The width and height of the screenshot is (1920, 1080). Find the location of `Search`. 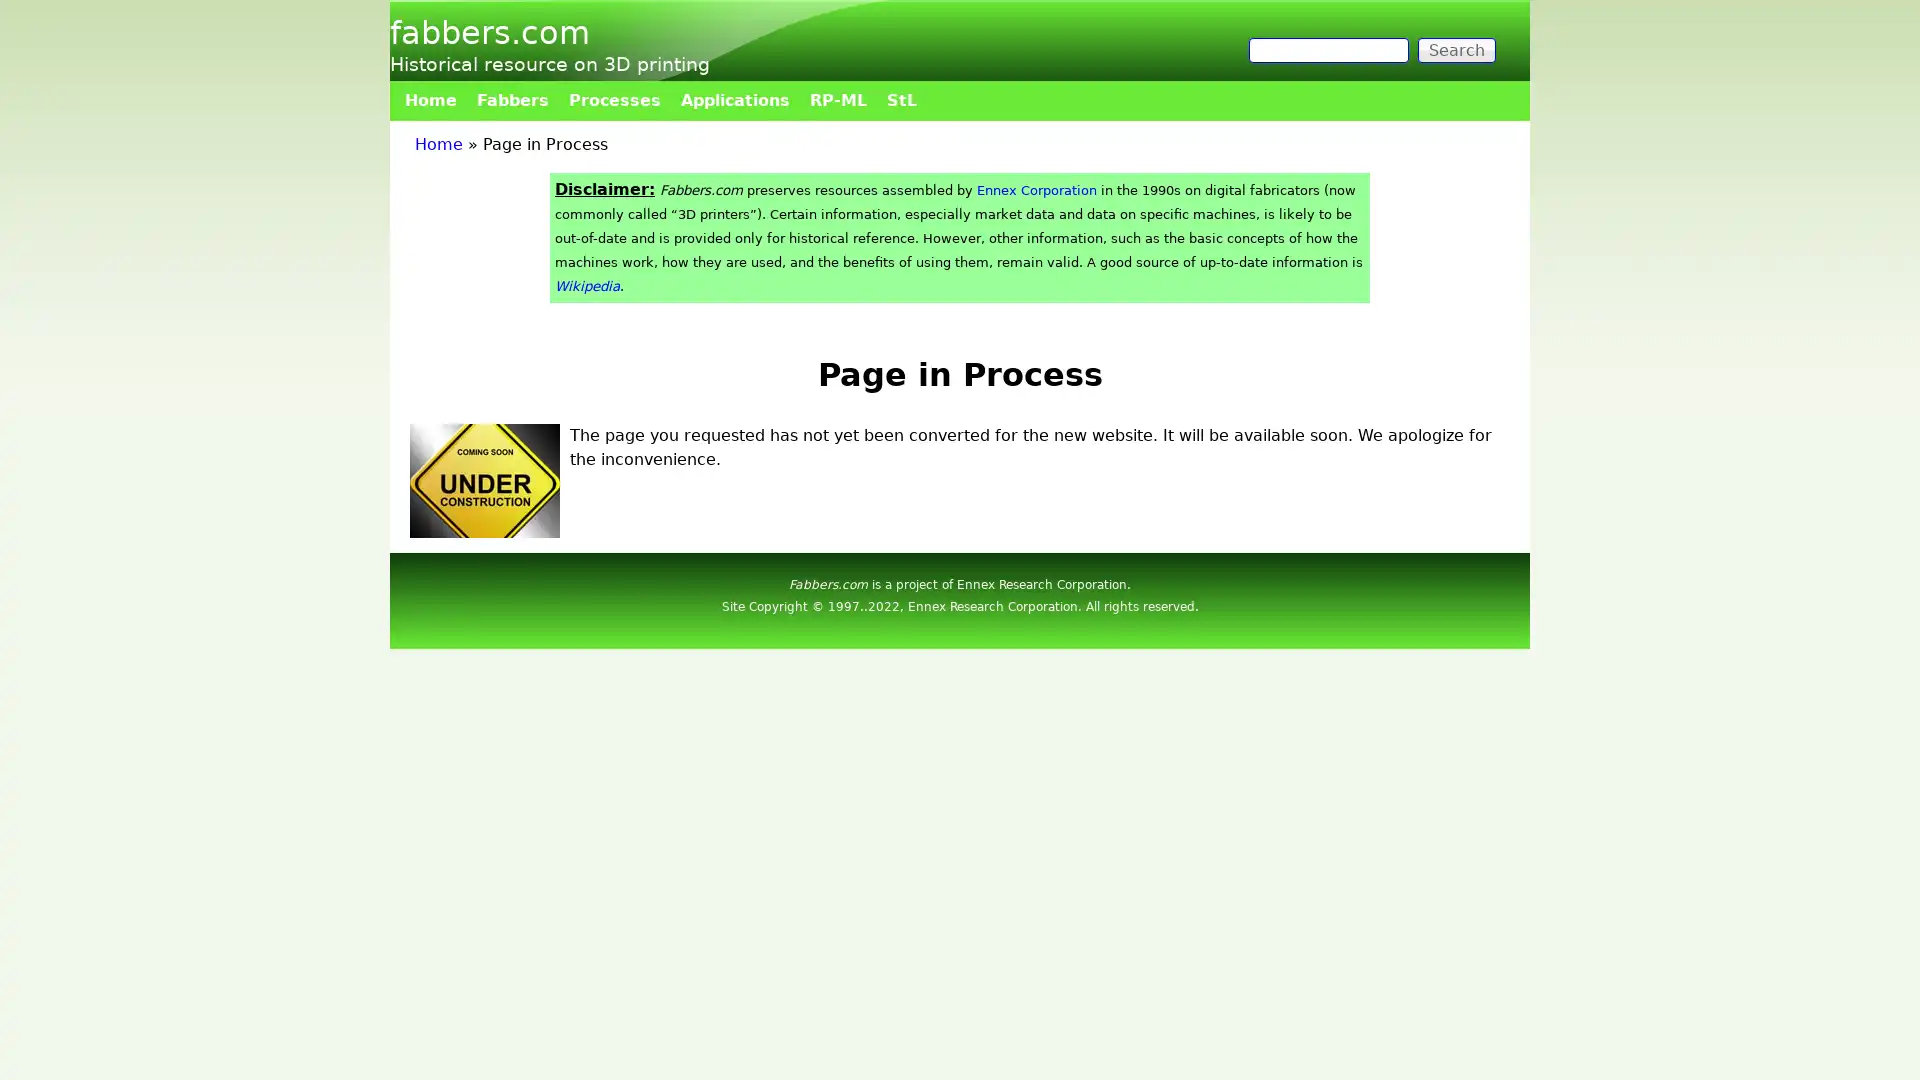

Search is located at coordinates (1457, 49).